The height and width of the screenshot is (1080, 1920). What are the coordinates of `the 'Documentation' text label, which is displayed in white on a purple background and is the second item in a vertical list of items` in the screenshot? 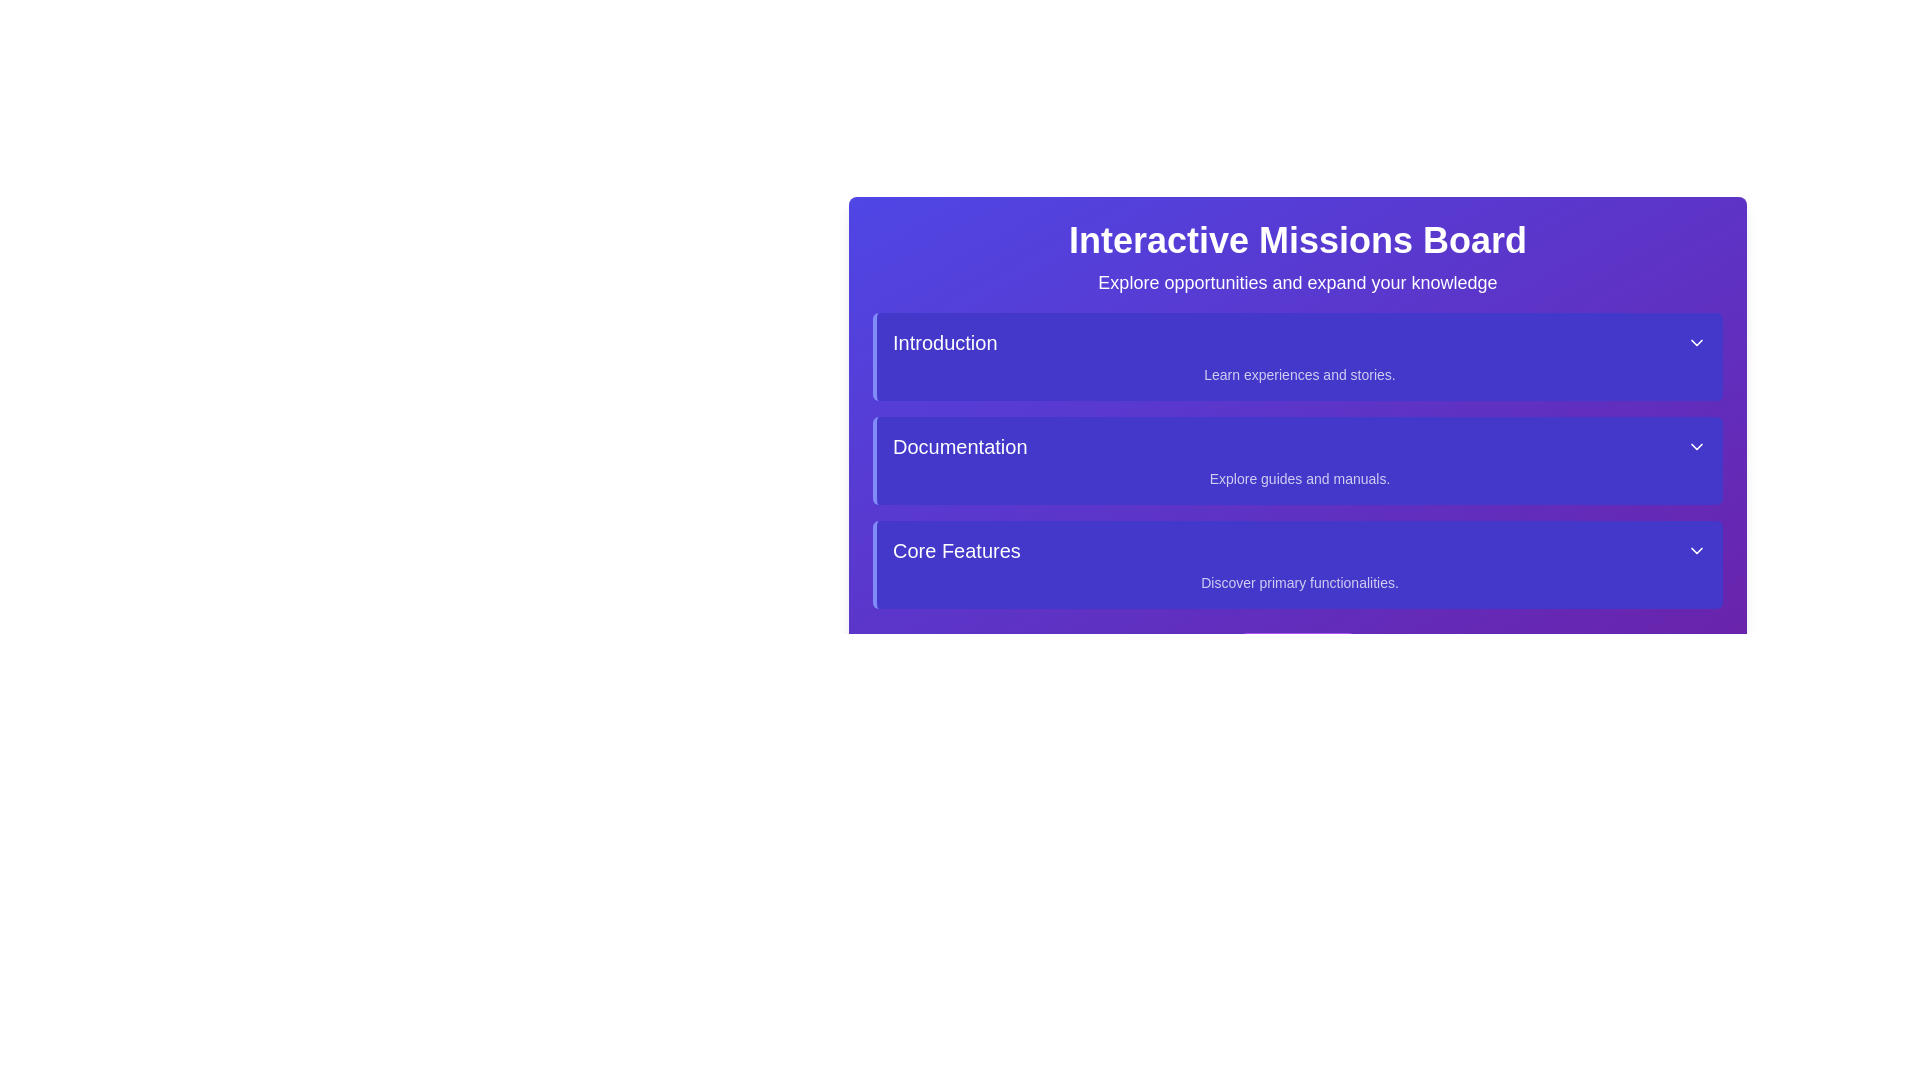 It's located at (960, 446).